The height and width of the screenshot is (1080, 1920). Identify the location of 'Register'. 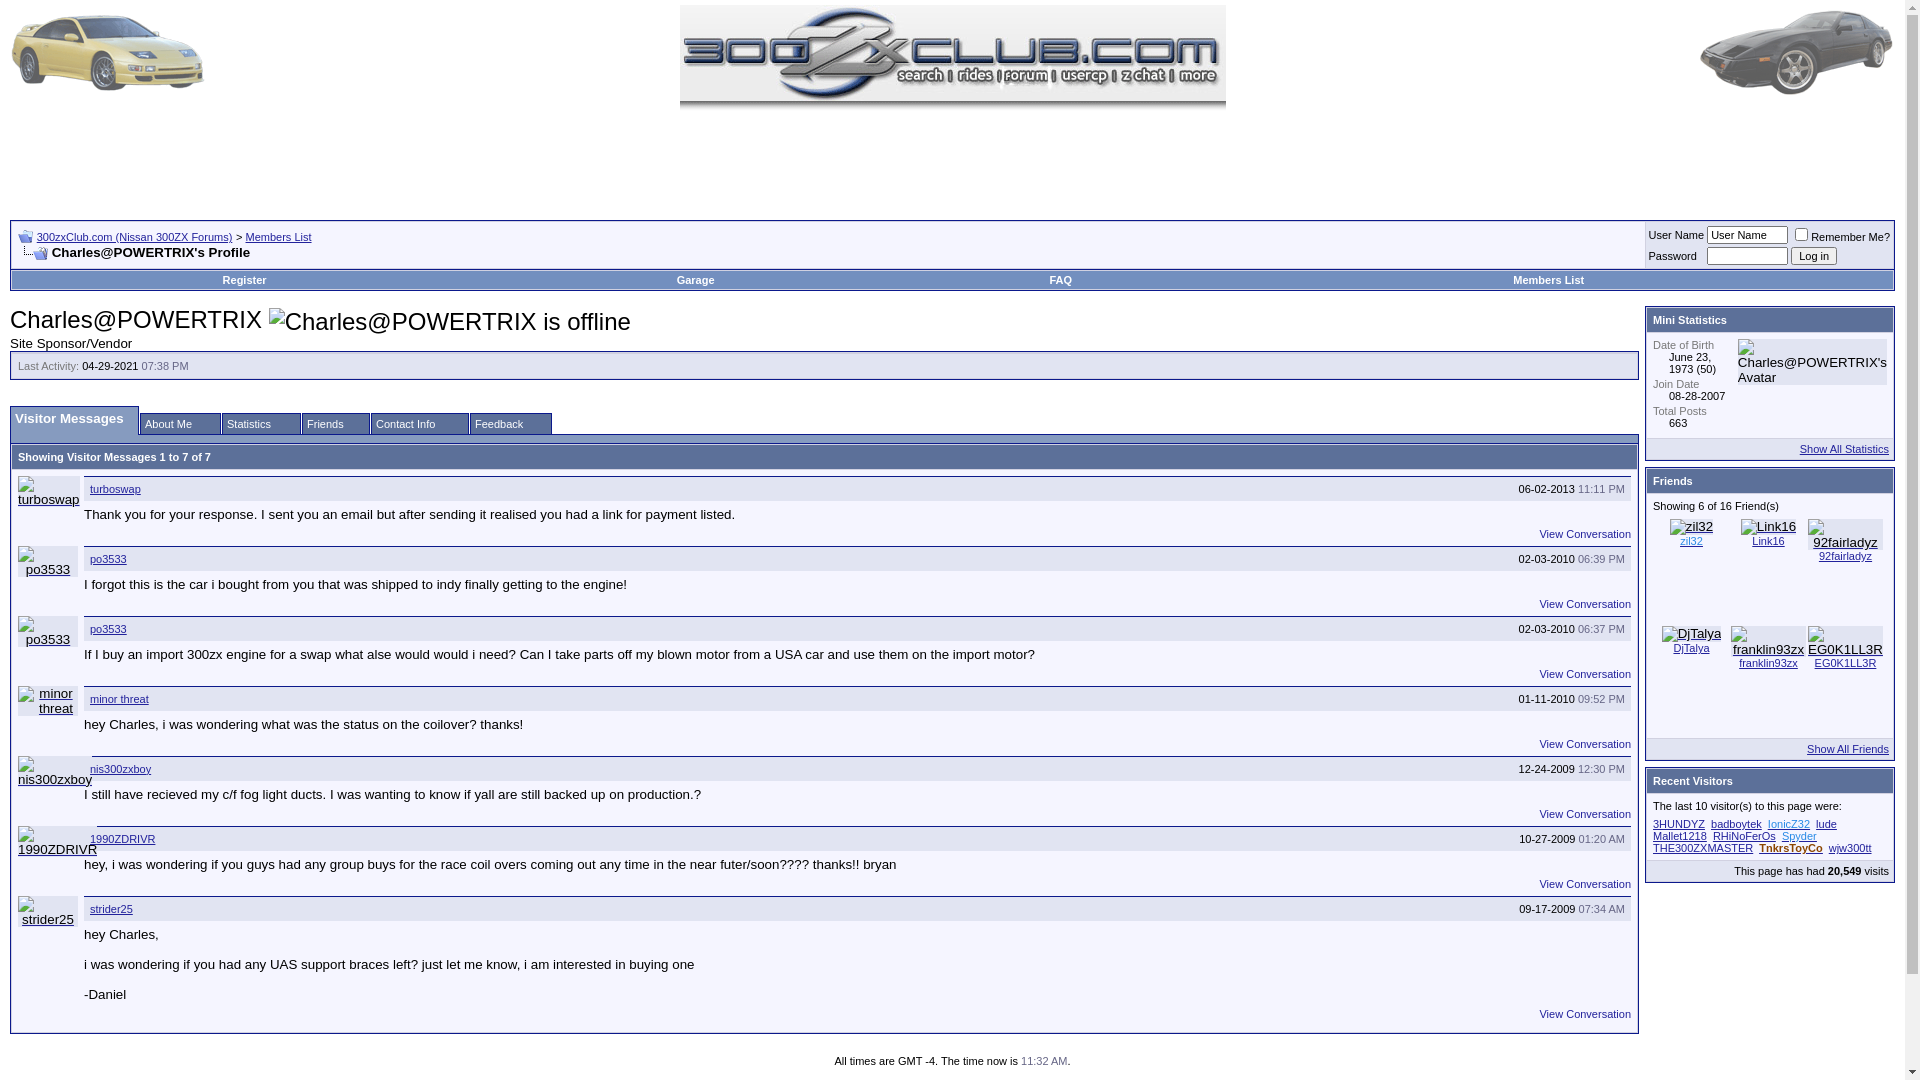
(243, 280).